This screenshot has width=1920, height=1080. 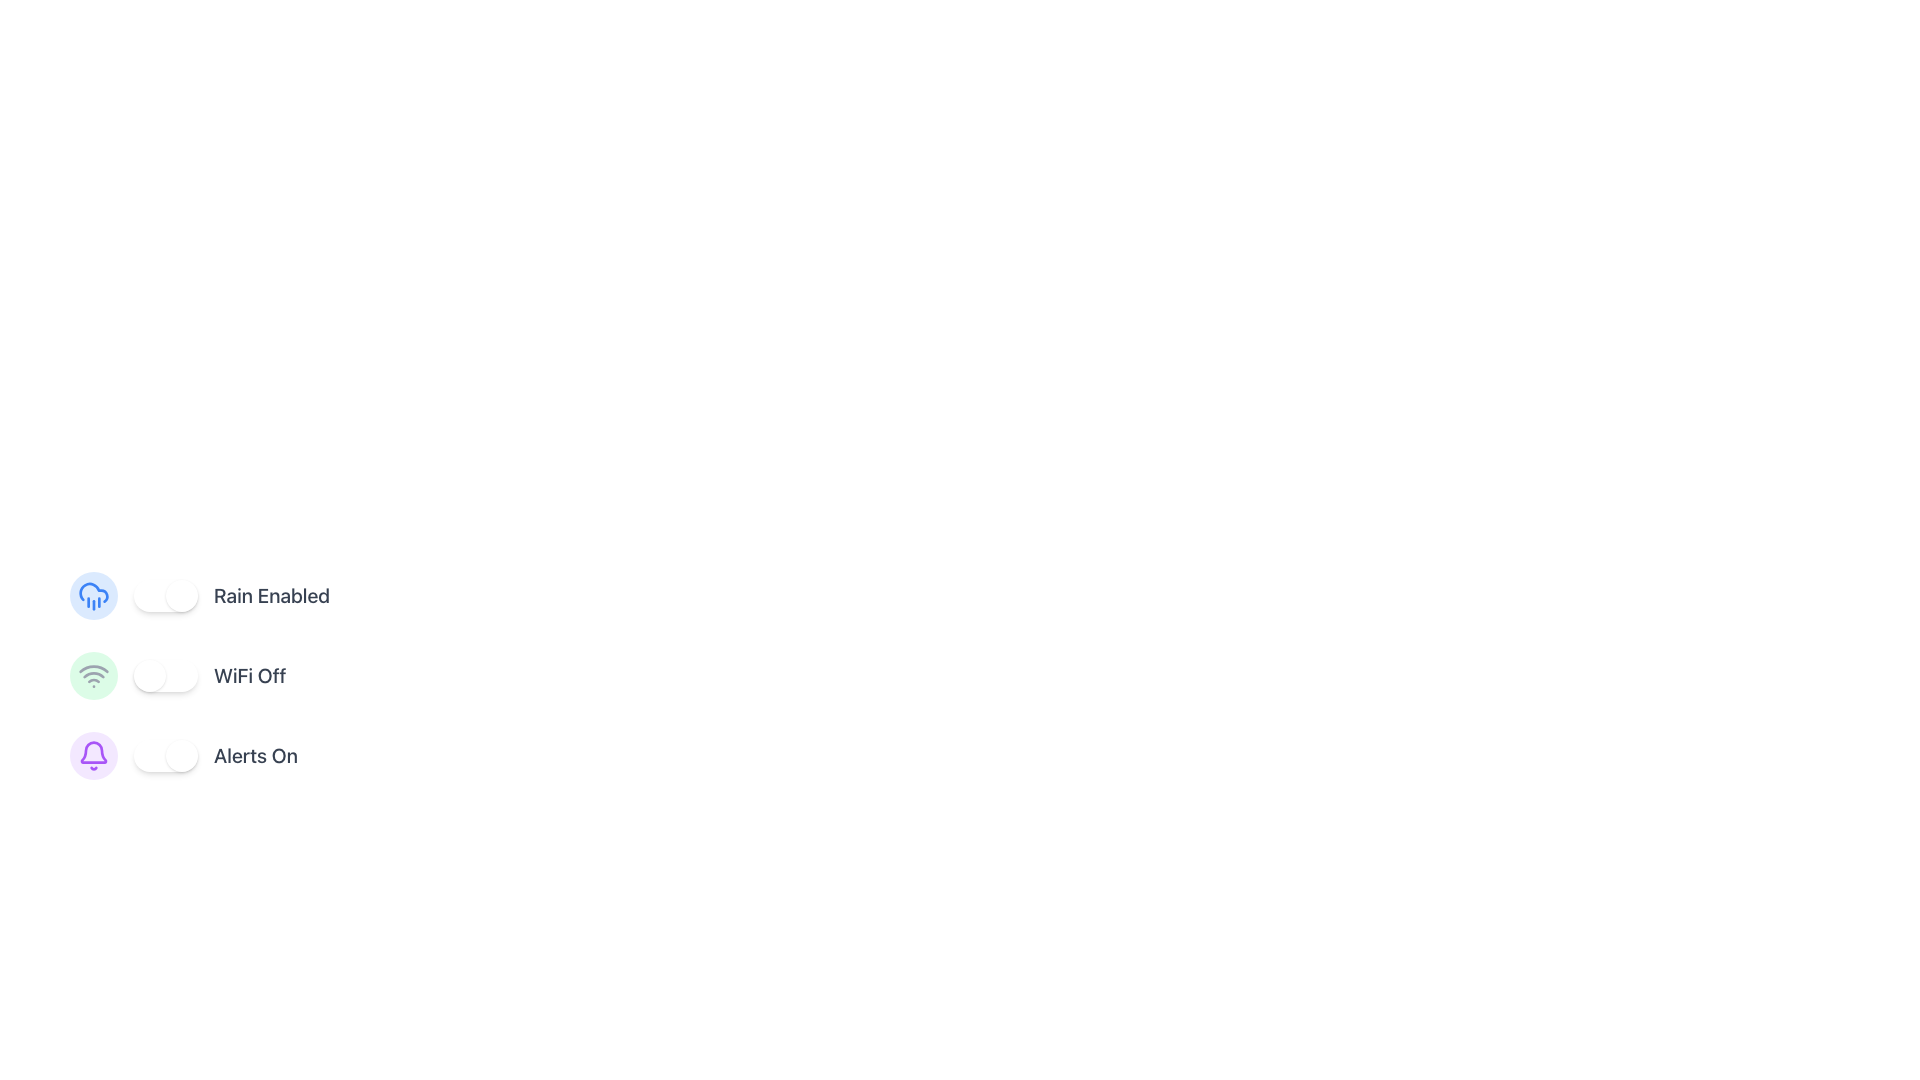 I want to click on the WiFi icon, which is a gray icon with curved lines and a dot at the bottom, located centrally within a light green circular background, labeled 'WiFi Off' to its right, so click(x=93, y=675).